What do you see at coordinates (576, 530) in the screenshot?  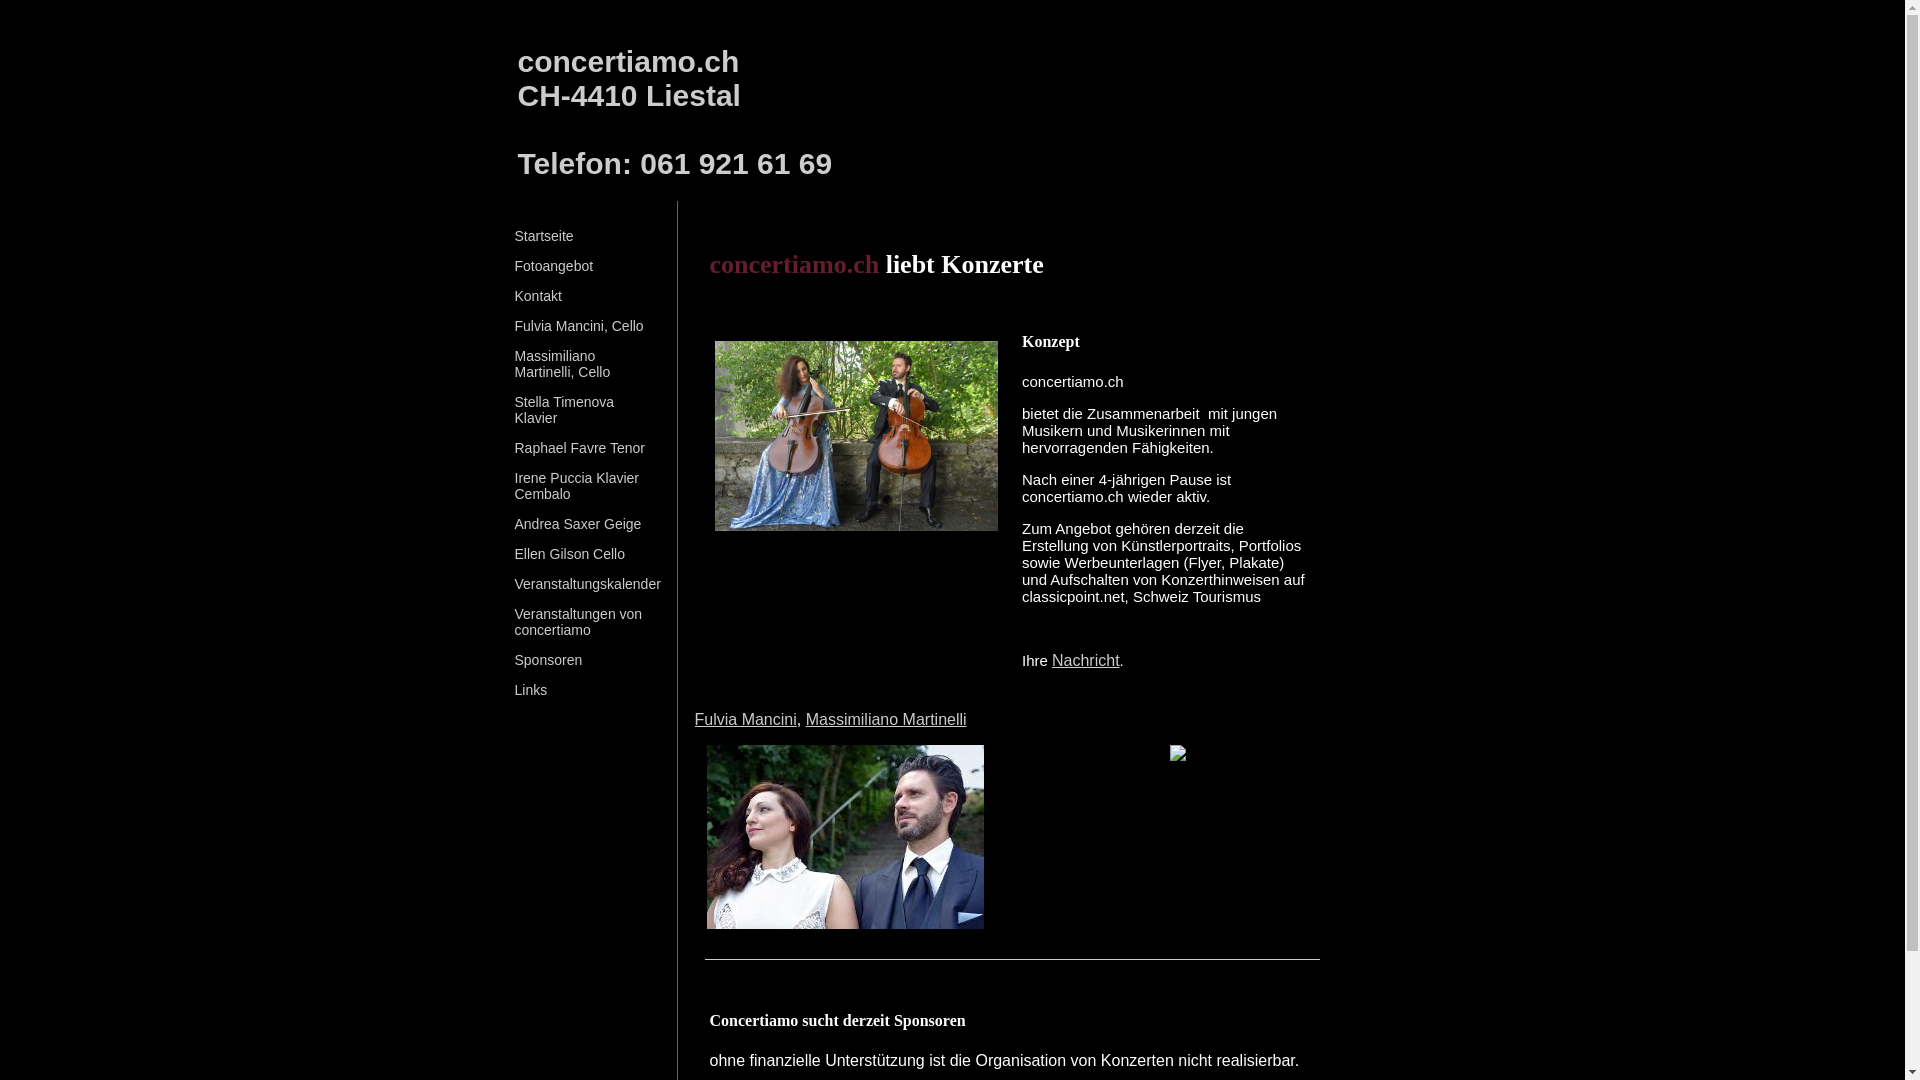 I see `'Andrea Saxer Geige'` at bounding box center [576, 530].